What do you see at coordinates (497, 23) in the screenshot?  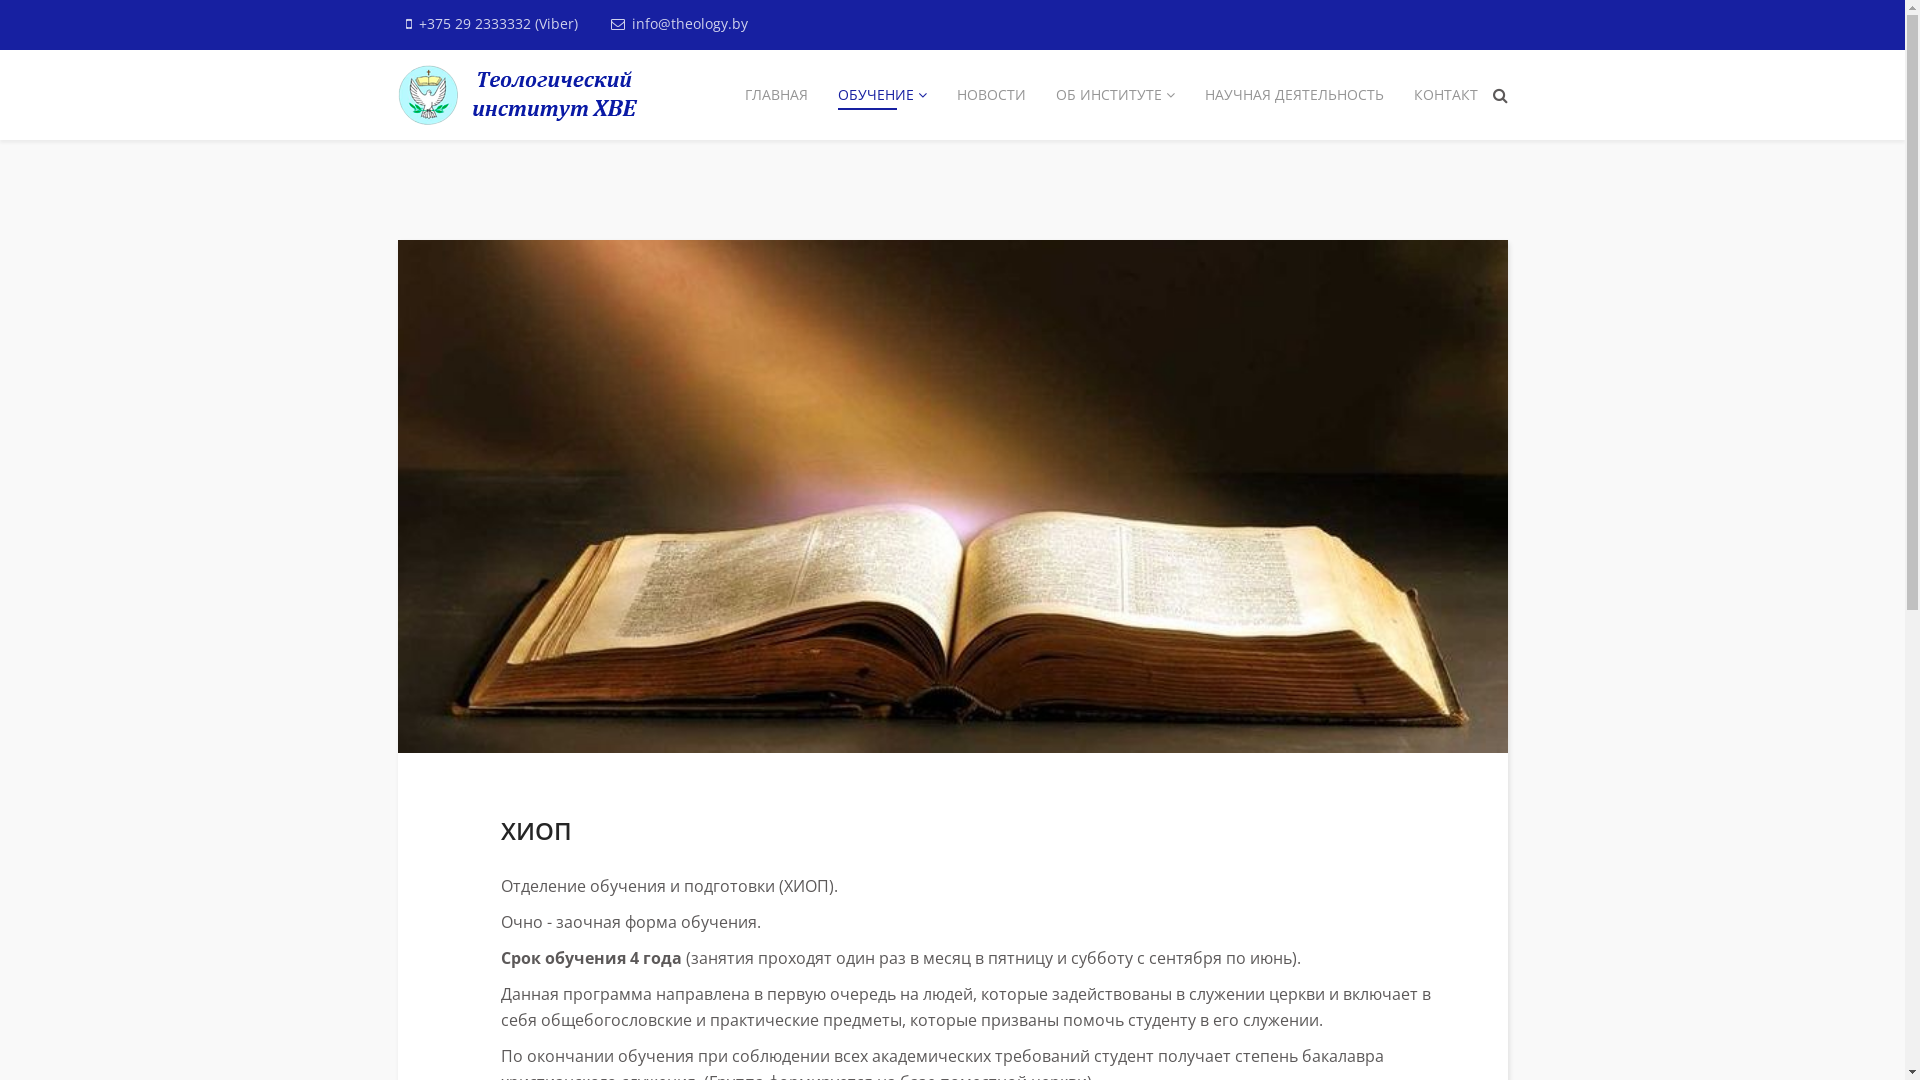 I see `'+375 29 2333332 (Viber)'` at bounding box center [497, 23].